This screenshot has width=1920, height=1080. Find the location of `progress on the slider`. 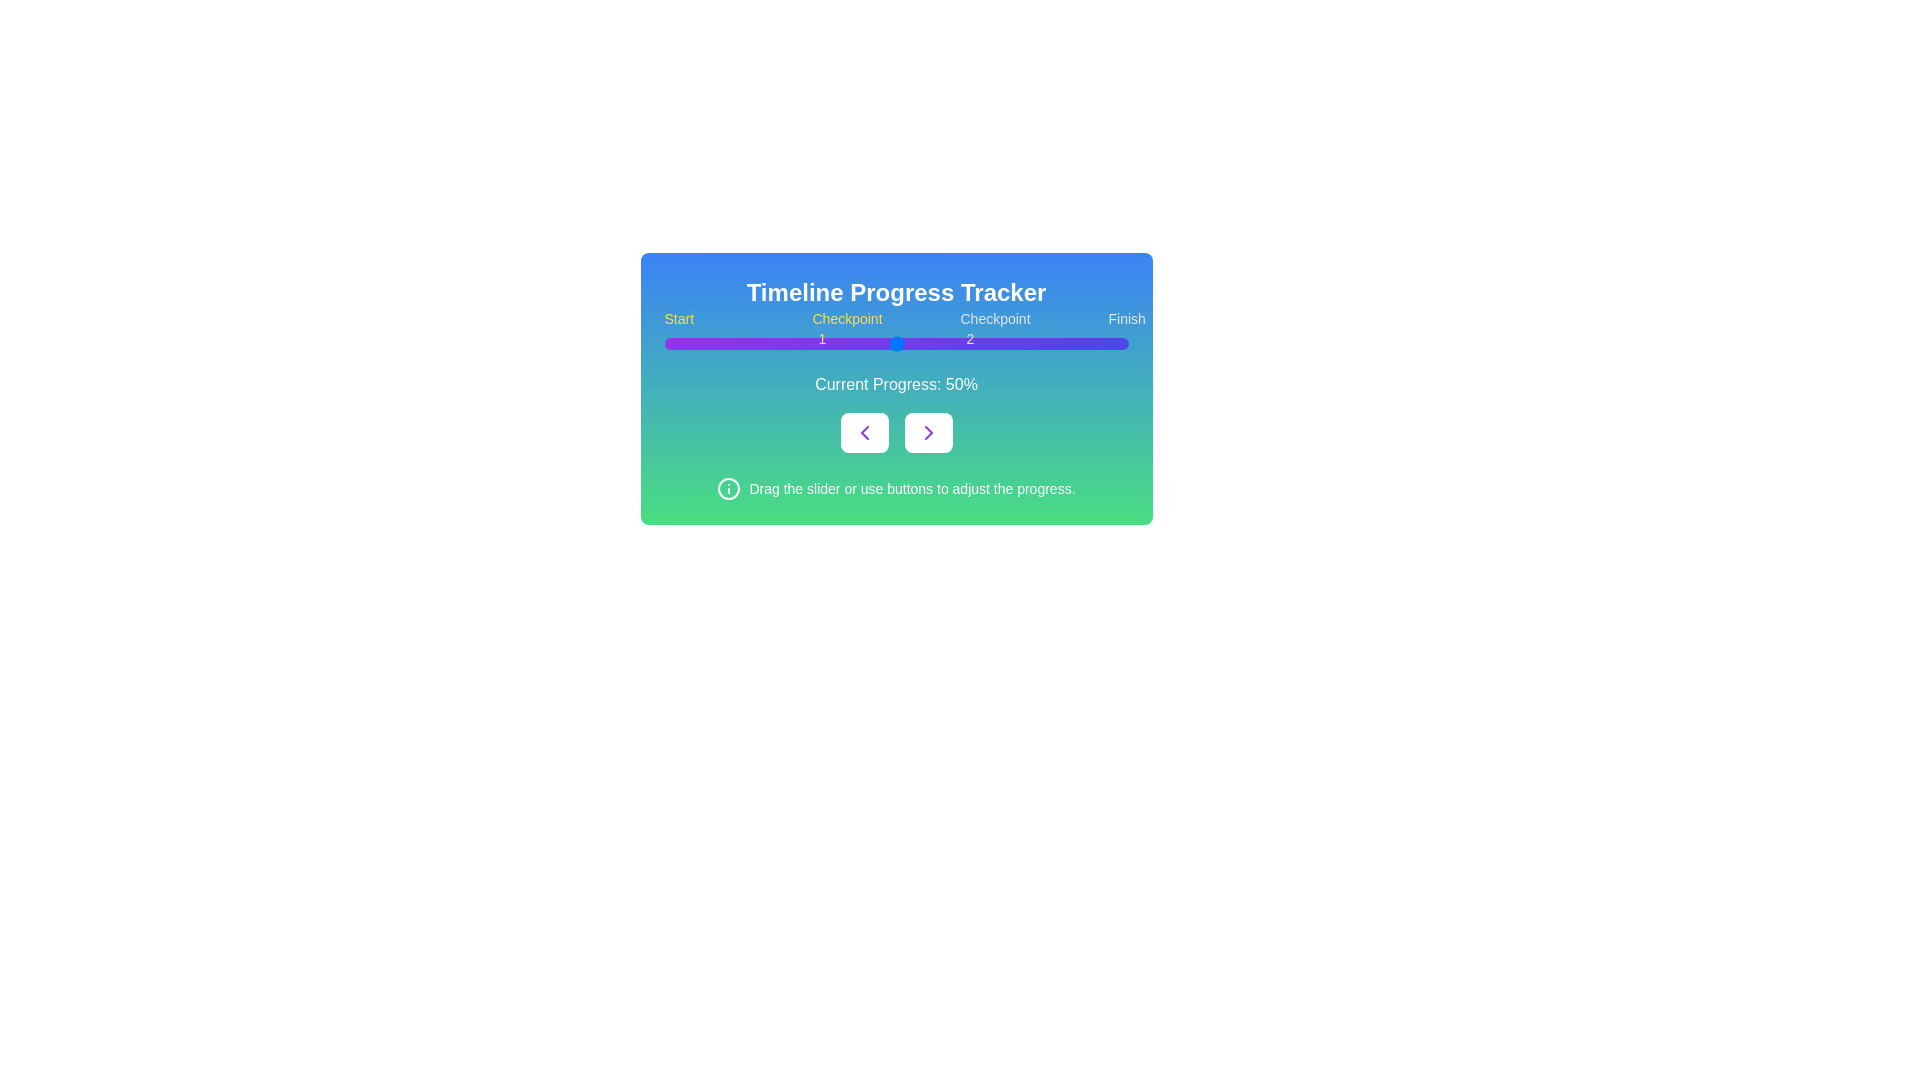

progress on the slider is located at coordinates (812, 342).